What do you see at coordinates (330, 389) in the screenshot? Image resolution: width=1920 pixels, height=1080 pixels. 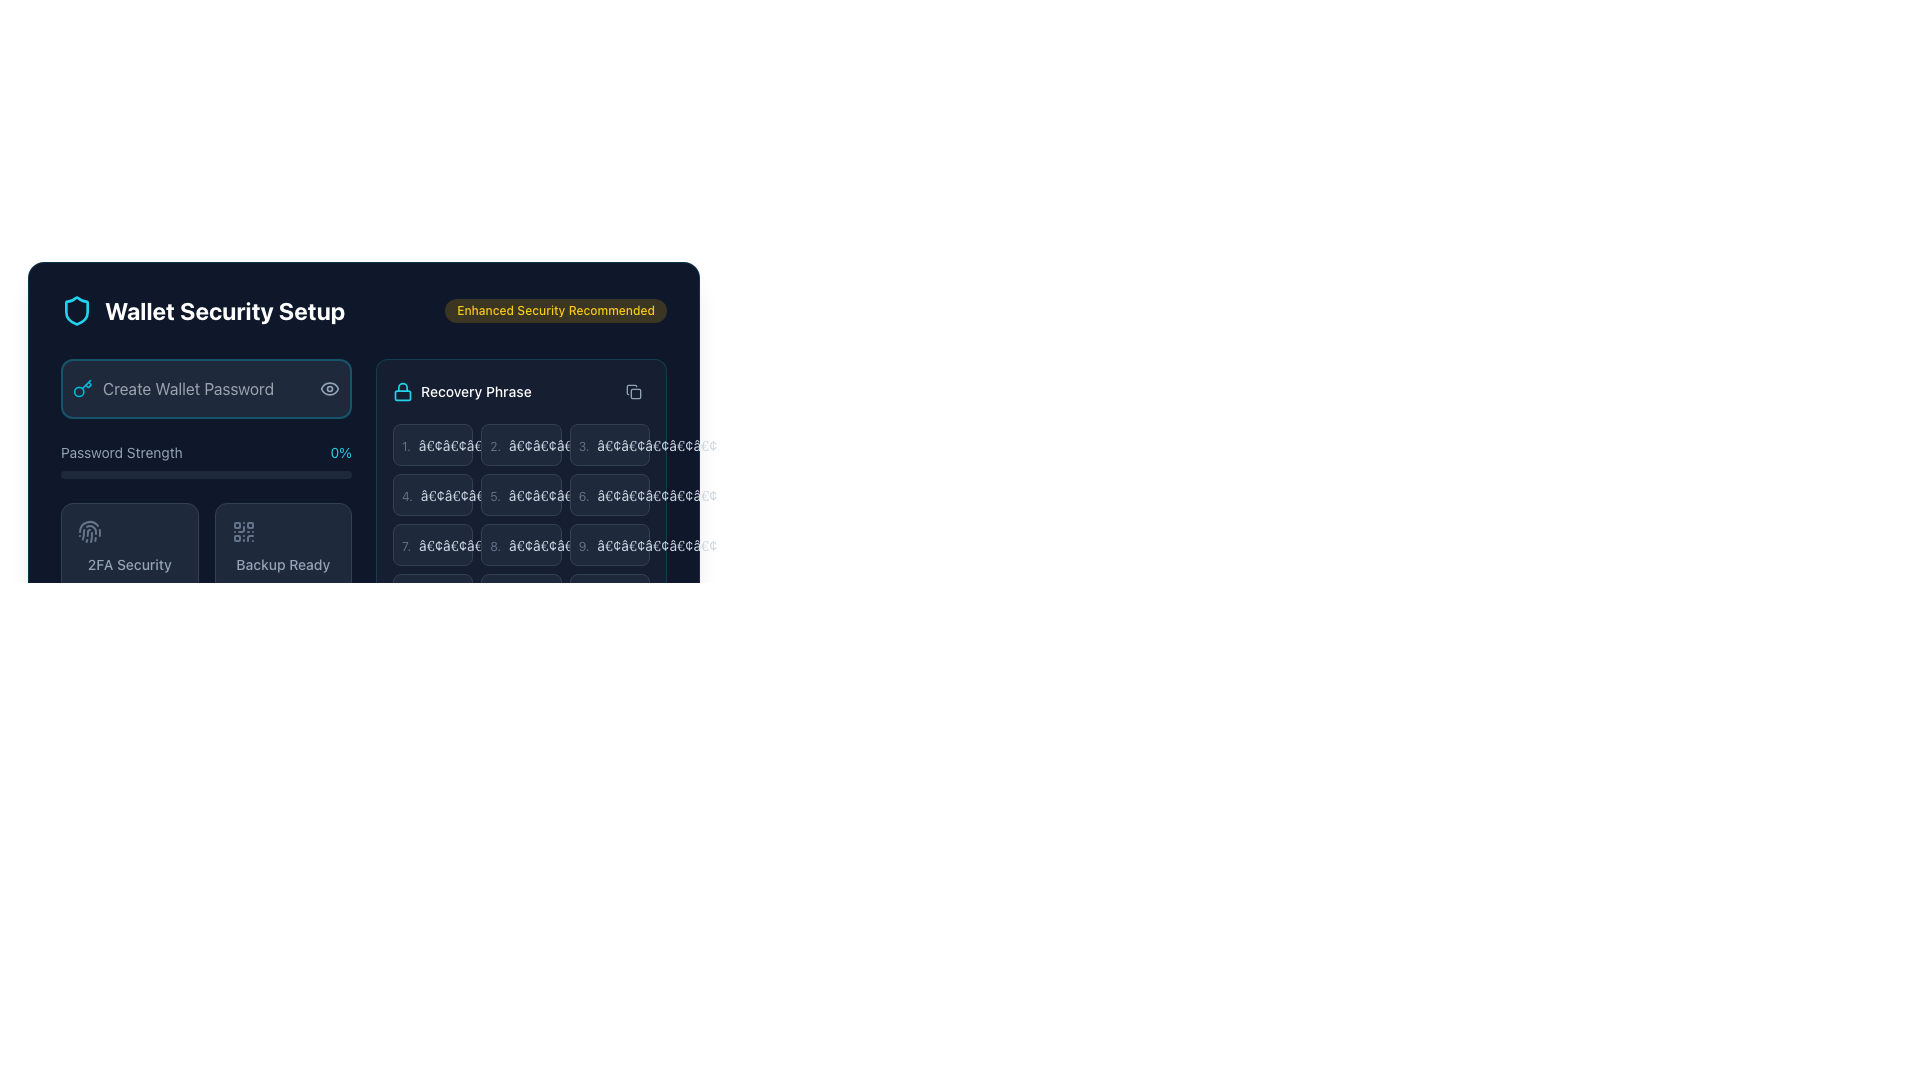 I see `the password visibility toggle icon located on the right-hand side of the 'Create Wallet Password' input field to trigger styling changes` at bounding box center [330, 389].